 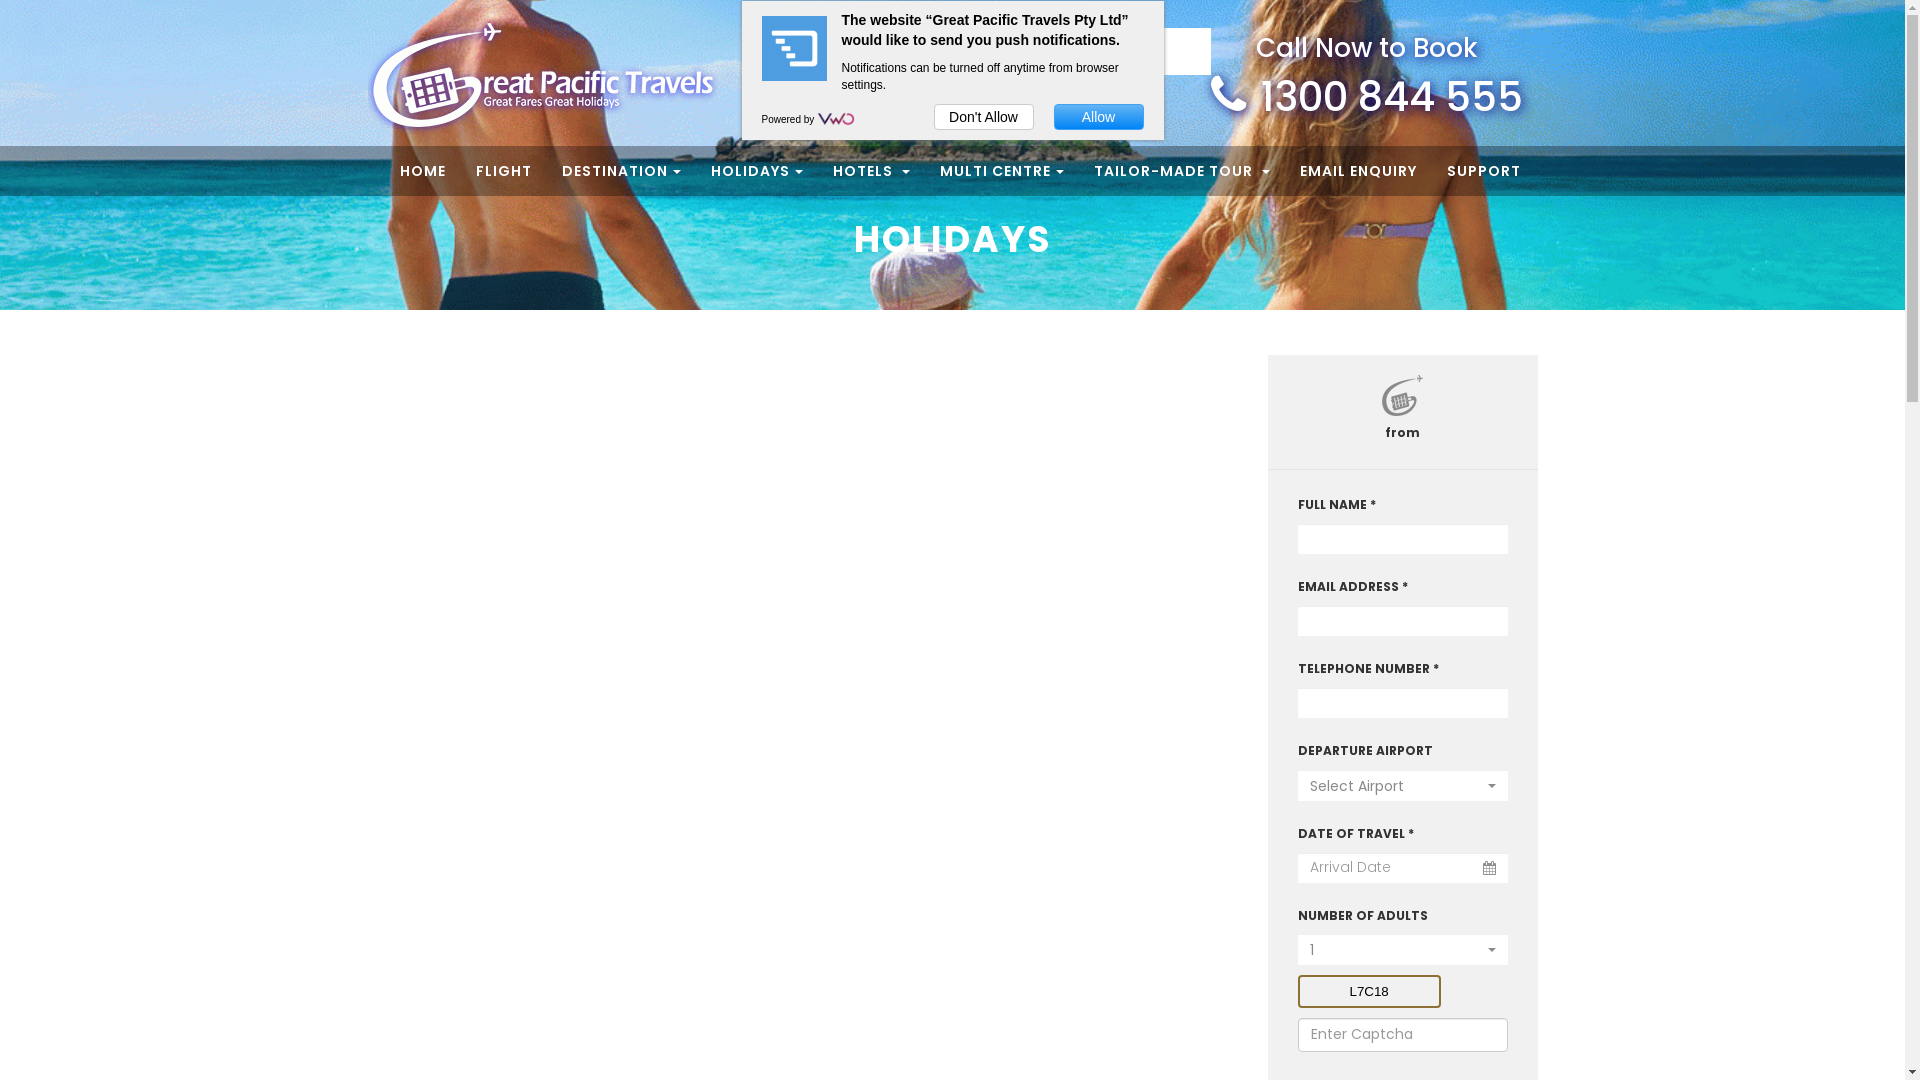 What do you see at coordinates (474, 169) in the screenshot?
I see `'FLIGHT'` at bounding box center [474, 169].